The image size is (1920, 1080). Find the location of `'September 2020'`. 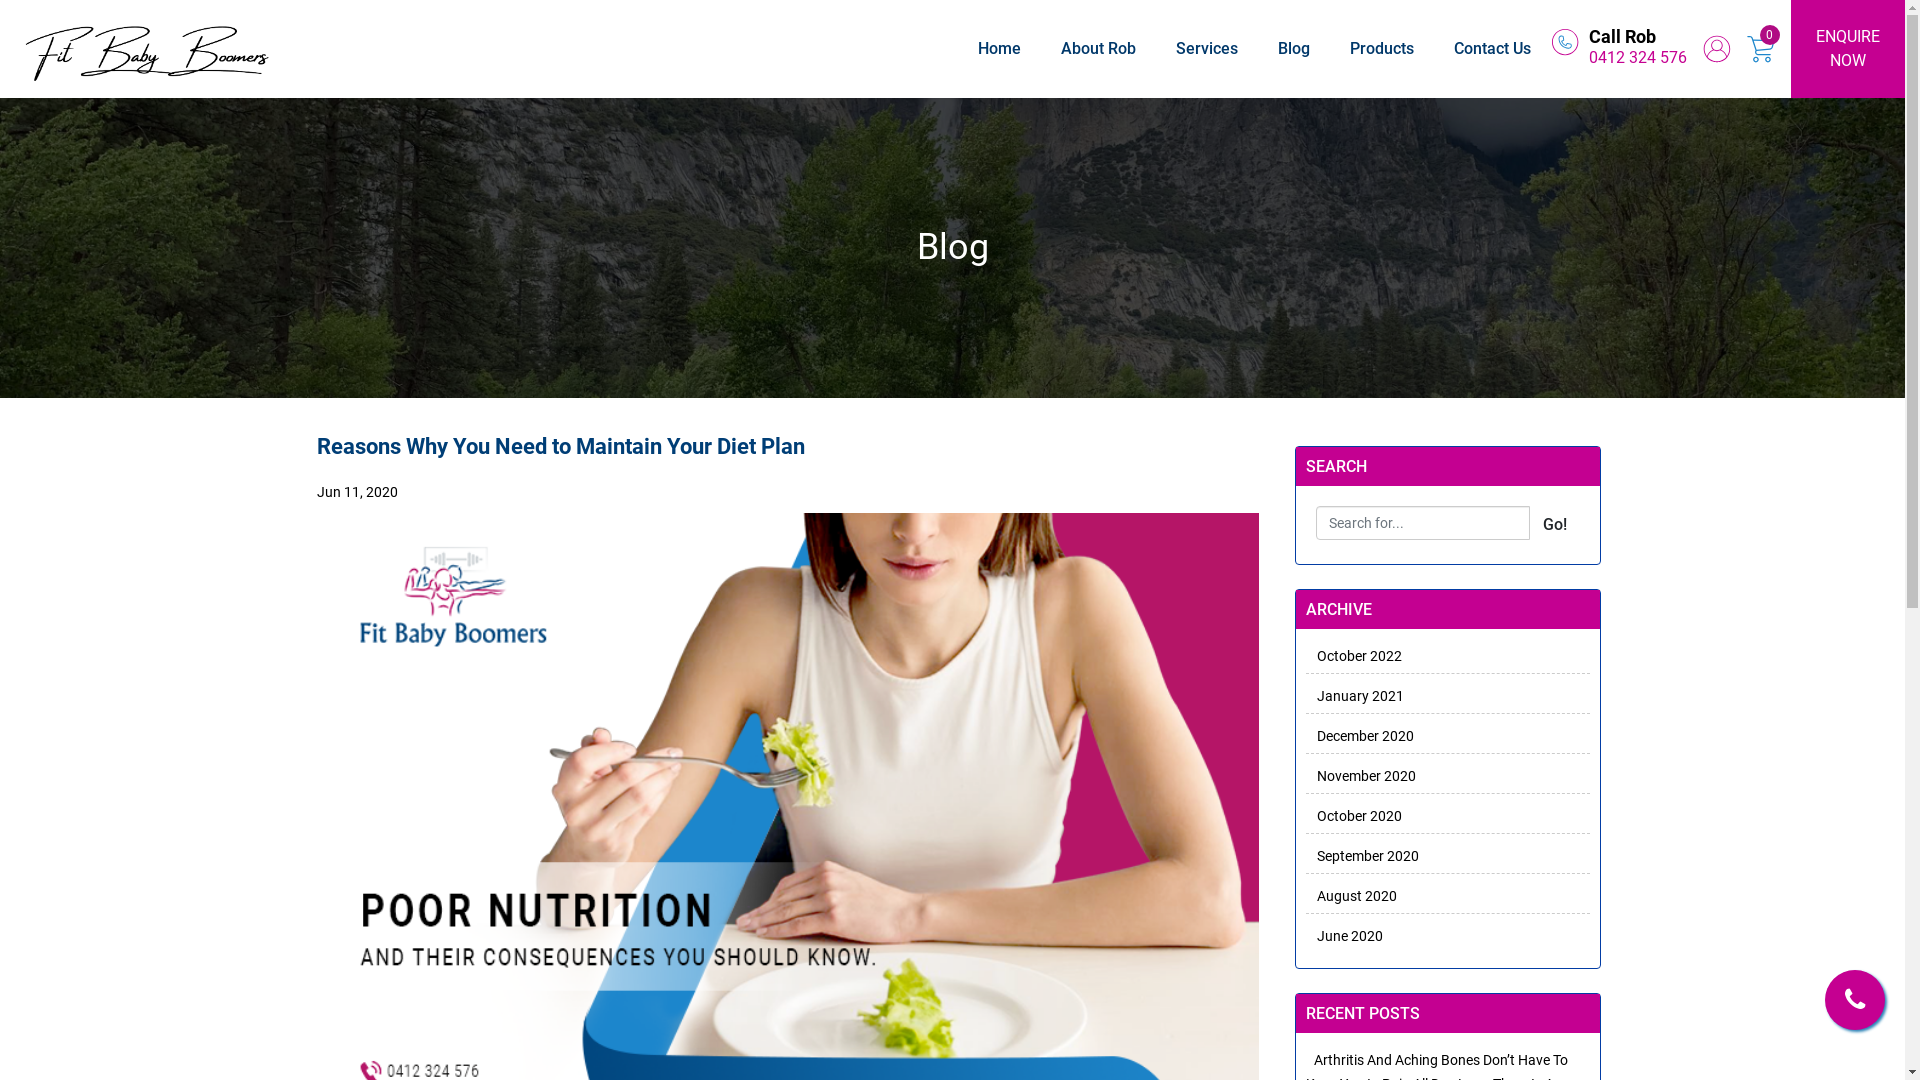

'September 2020' is located at coordinates (1305, 855).